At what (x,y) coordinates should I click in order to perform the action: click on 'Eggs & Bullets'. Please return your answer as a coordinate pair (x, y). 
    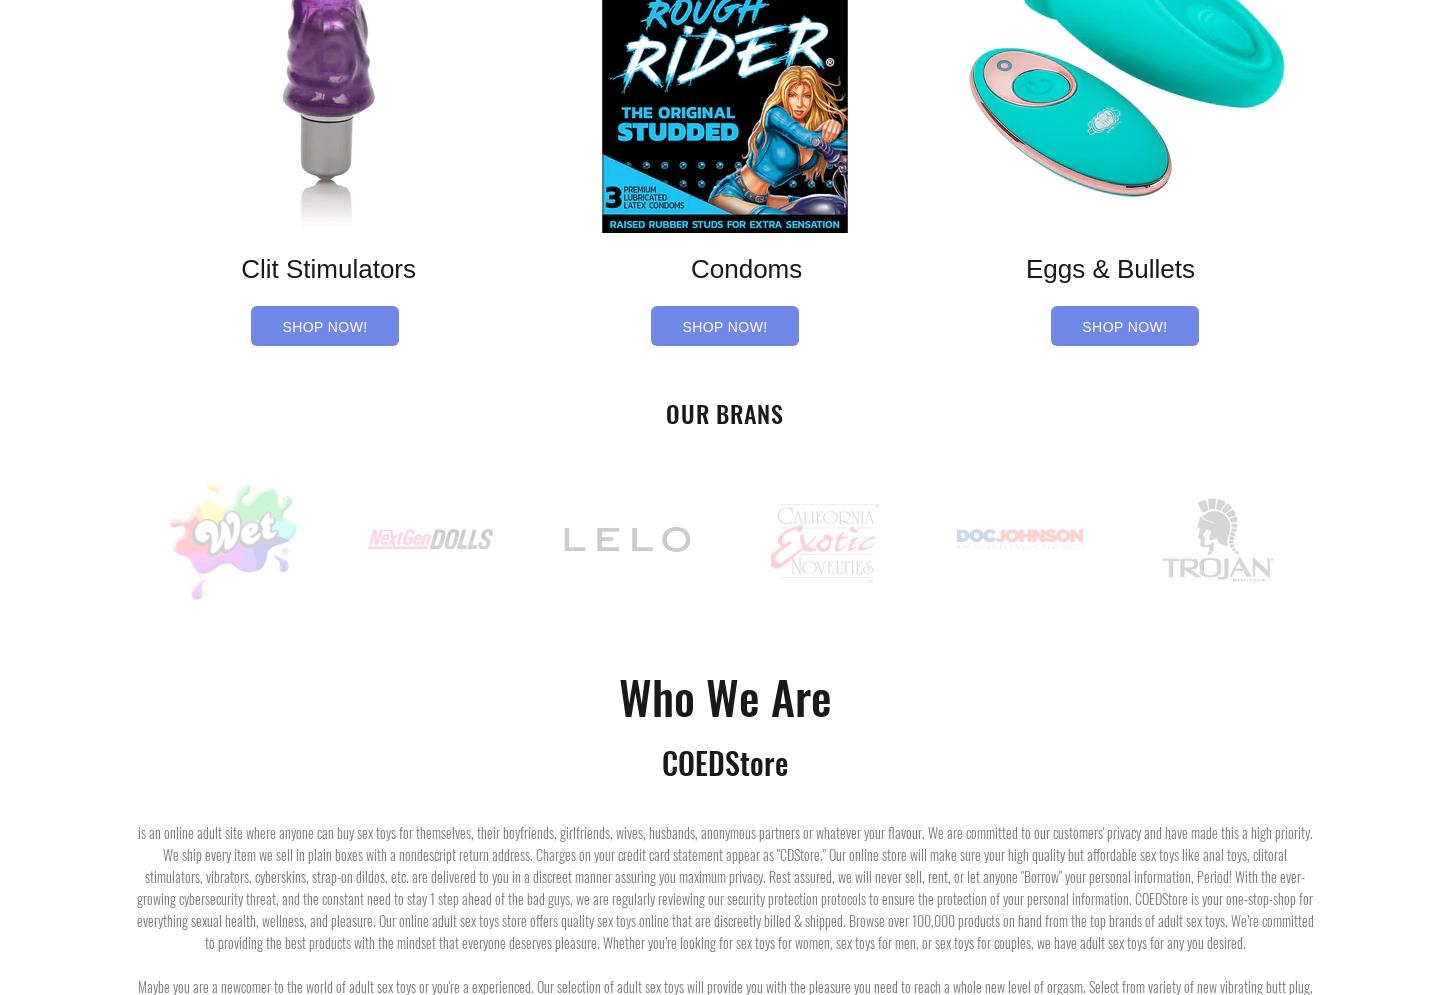
    Looking at the image, I should click on (1123, 268).